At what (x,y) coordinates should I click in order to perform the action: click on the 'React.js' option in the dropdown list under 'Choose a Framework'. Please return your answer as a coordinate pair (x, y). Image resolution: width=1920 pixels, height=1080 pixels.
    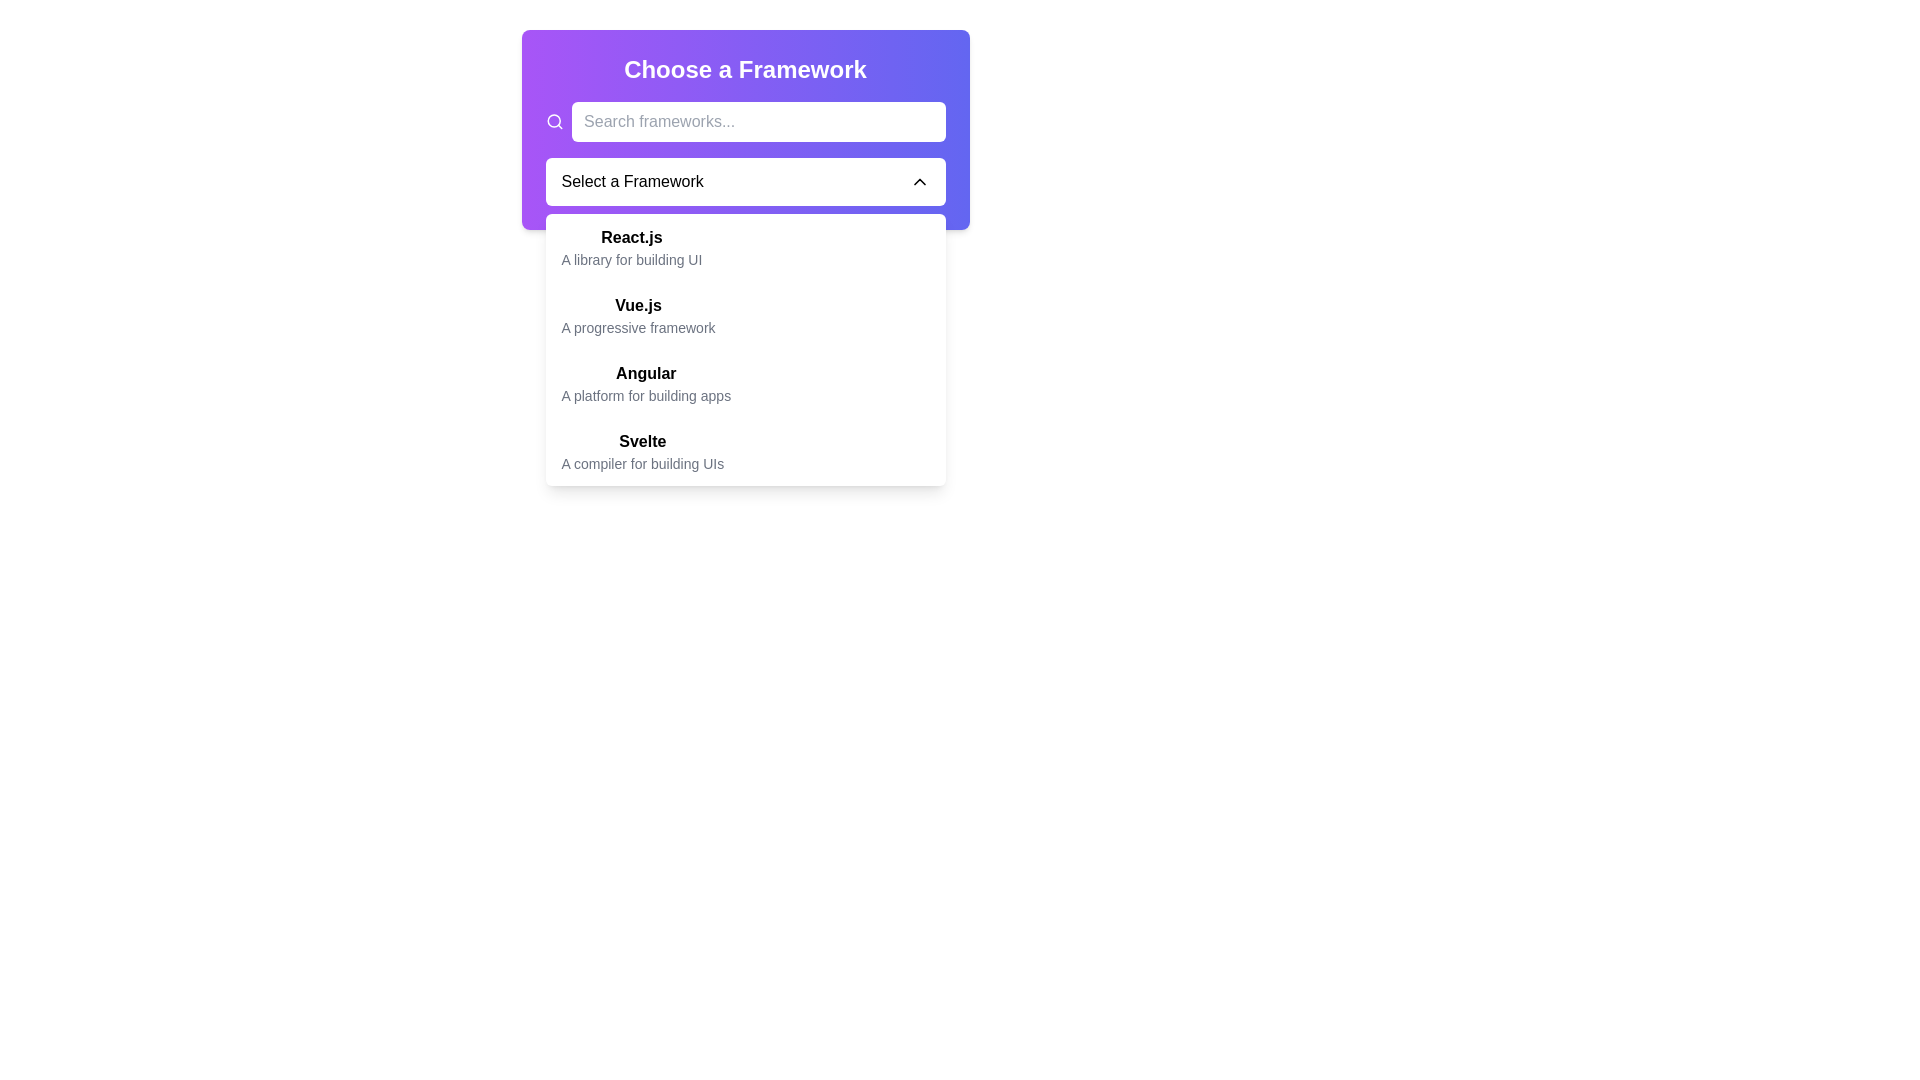
    Looking at the image, I should click on (630, 246).